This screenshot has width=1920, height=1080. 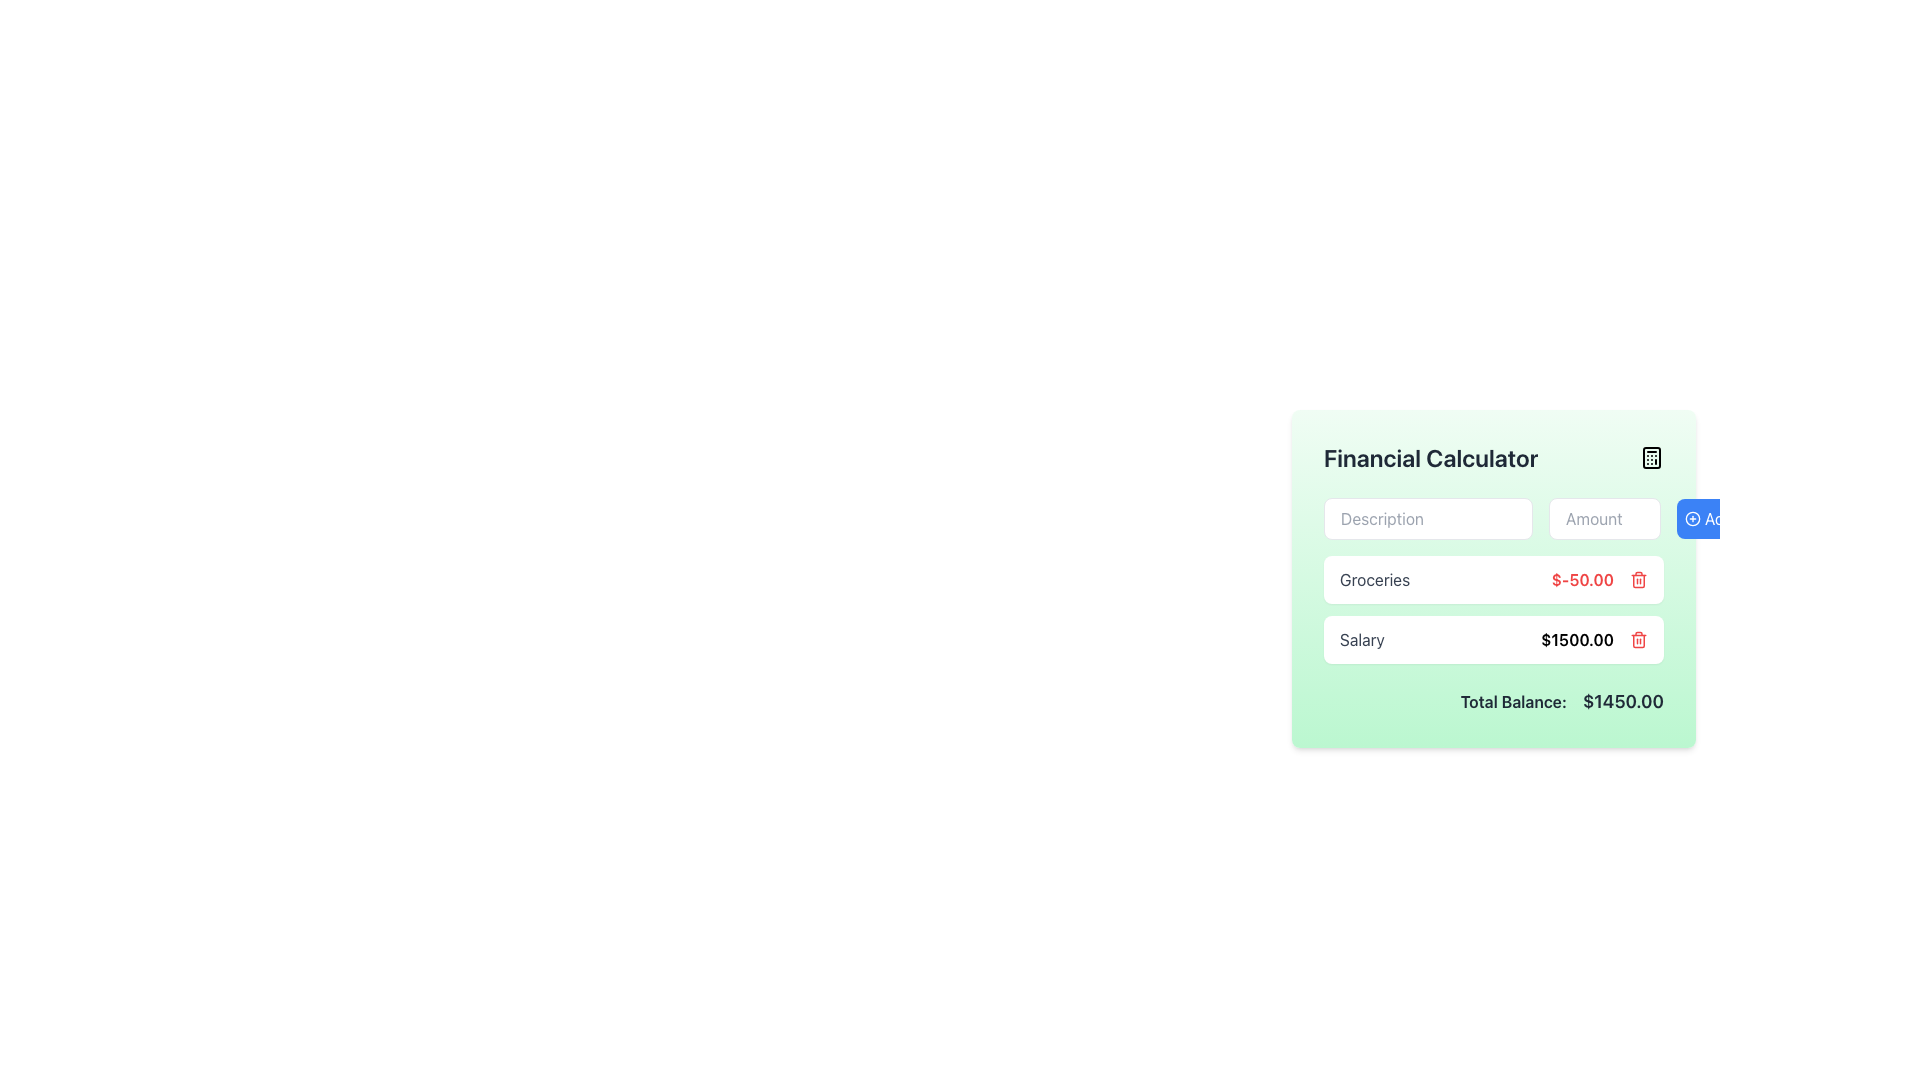 I want to click on the 'Total Balance: $1450.00' text display element located at the bottom of the 'Financial Calculator' panel, so click(x=1493, y=701).